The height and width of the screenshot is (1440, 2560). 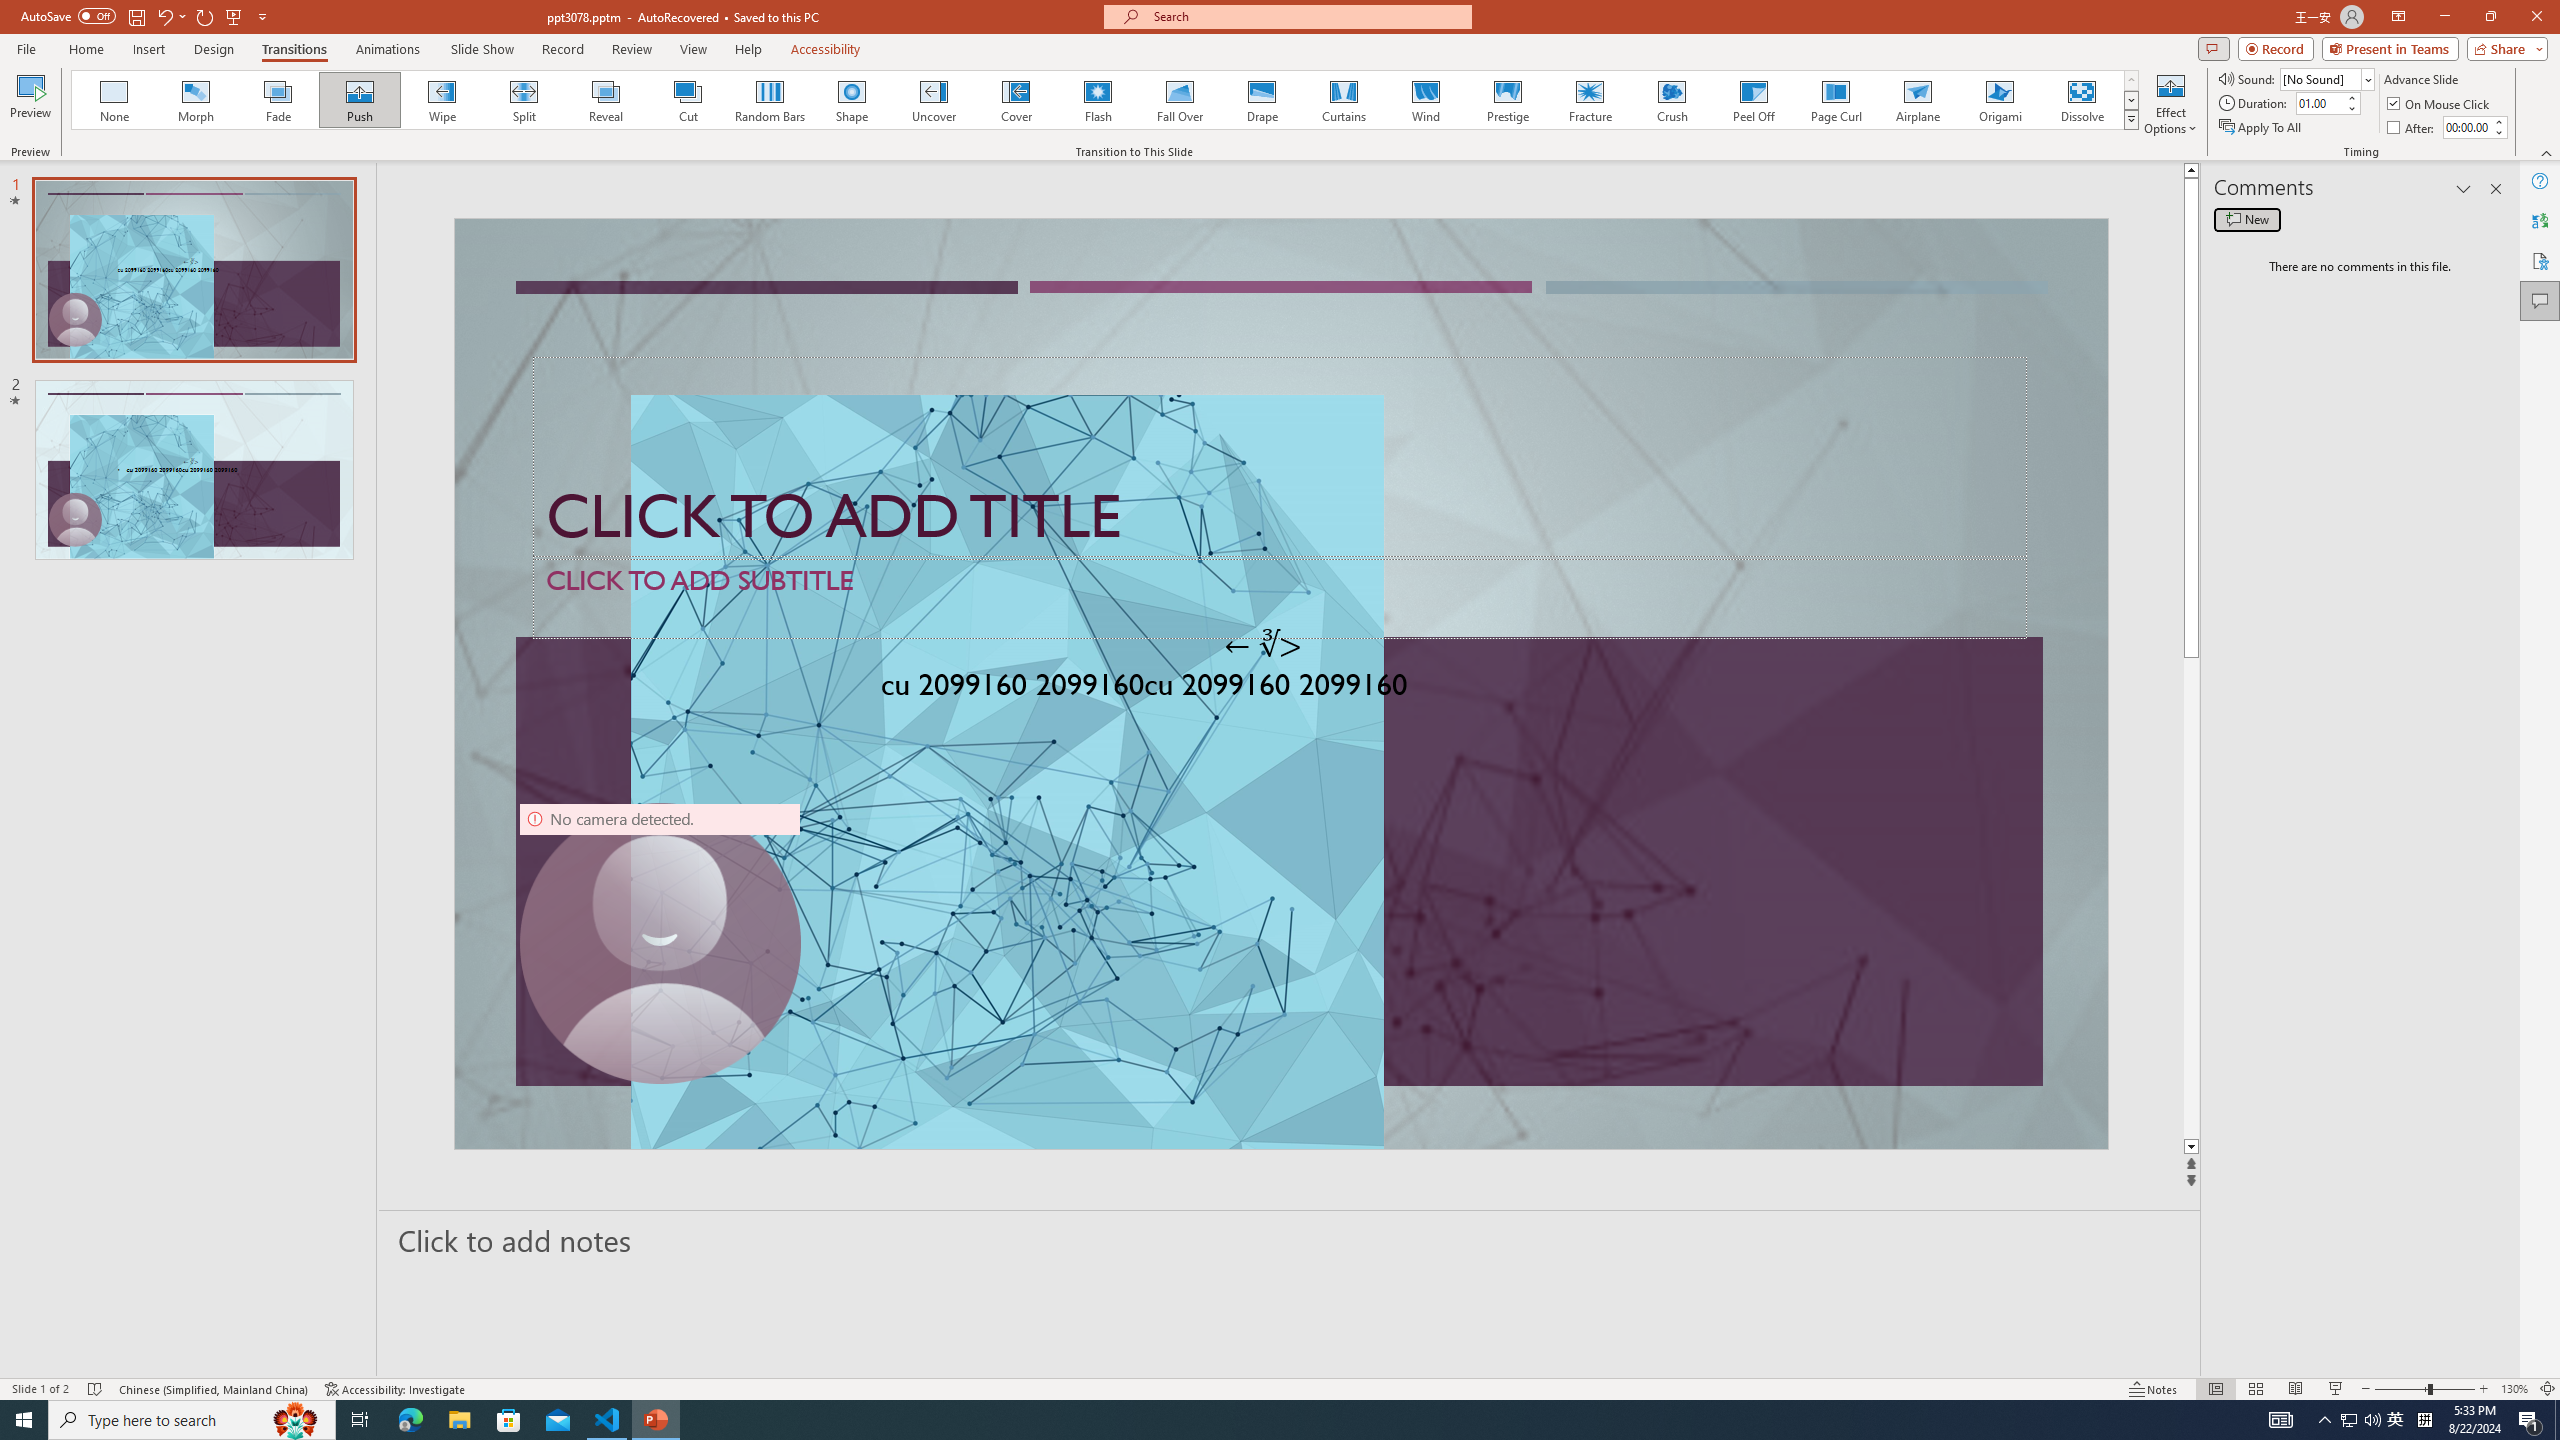 I want to click on 'After', so click(x=2412, y=127).